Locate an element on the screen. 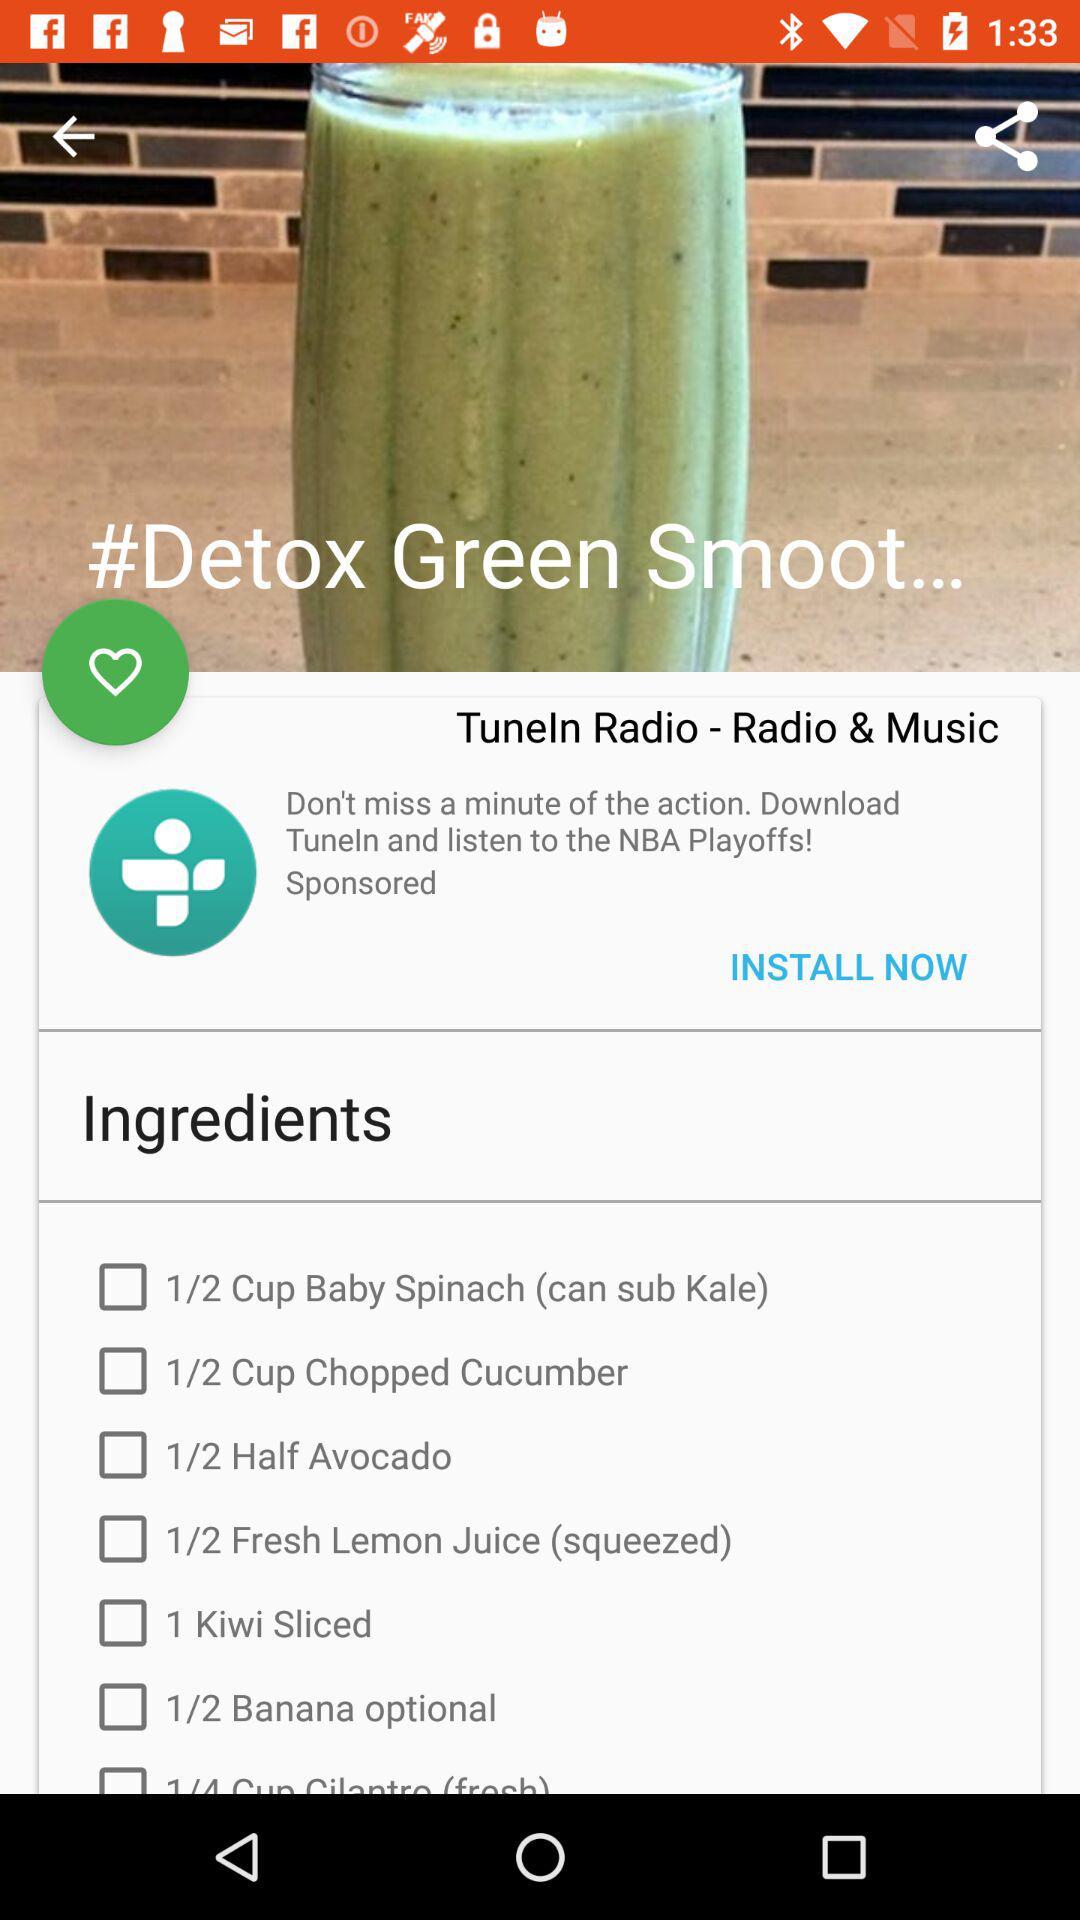  the 1 kiwi sliced item is located at coordinates (540, 1622).